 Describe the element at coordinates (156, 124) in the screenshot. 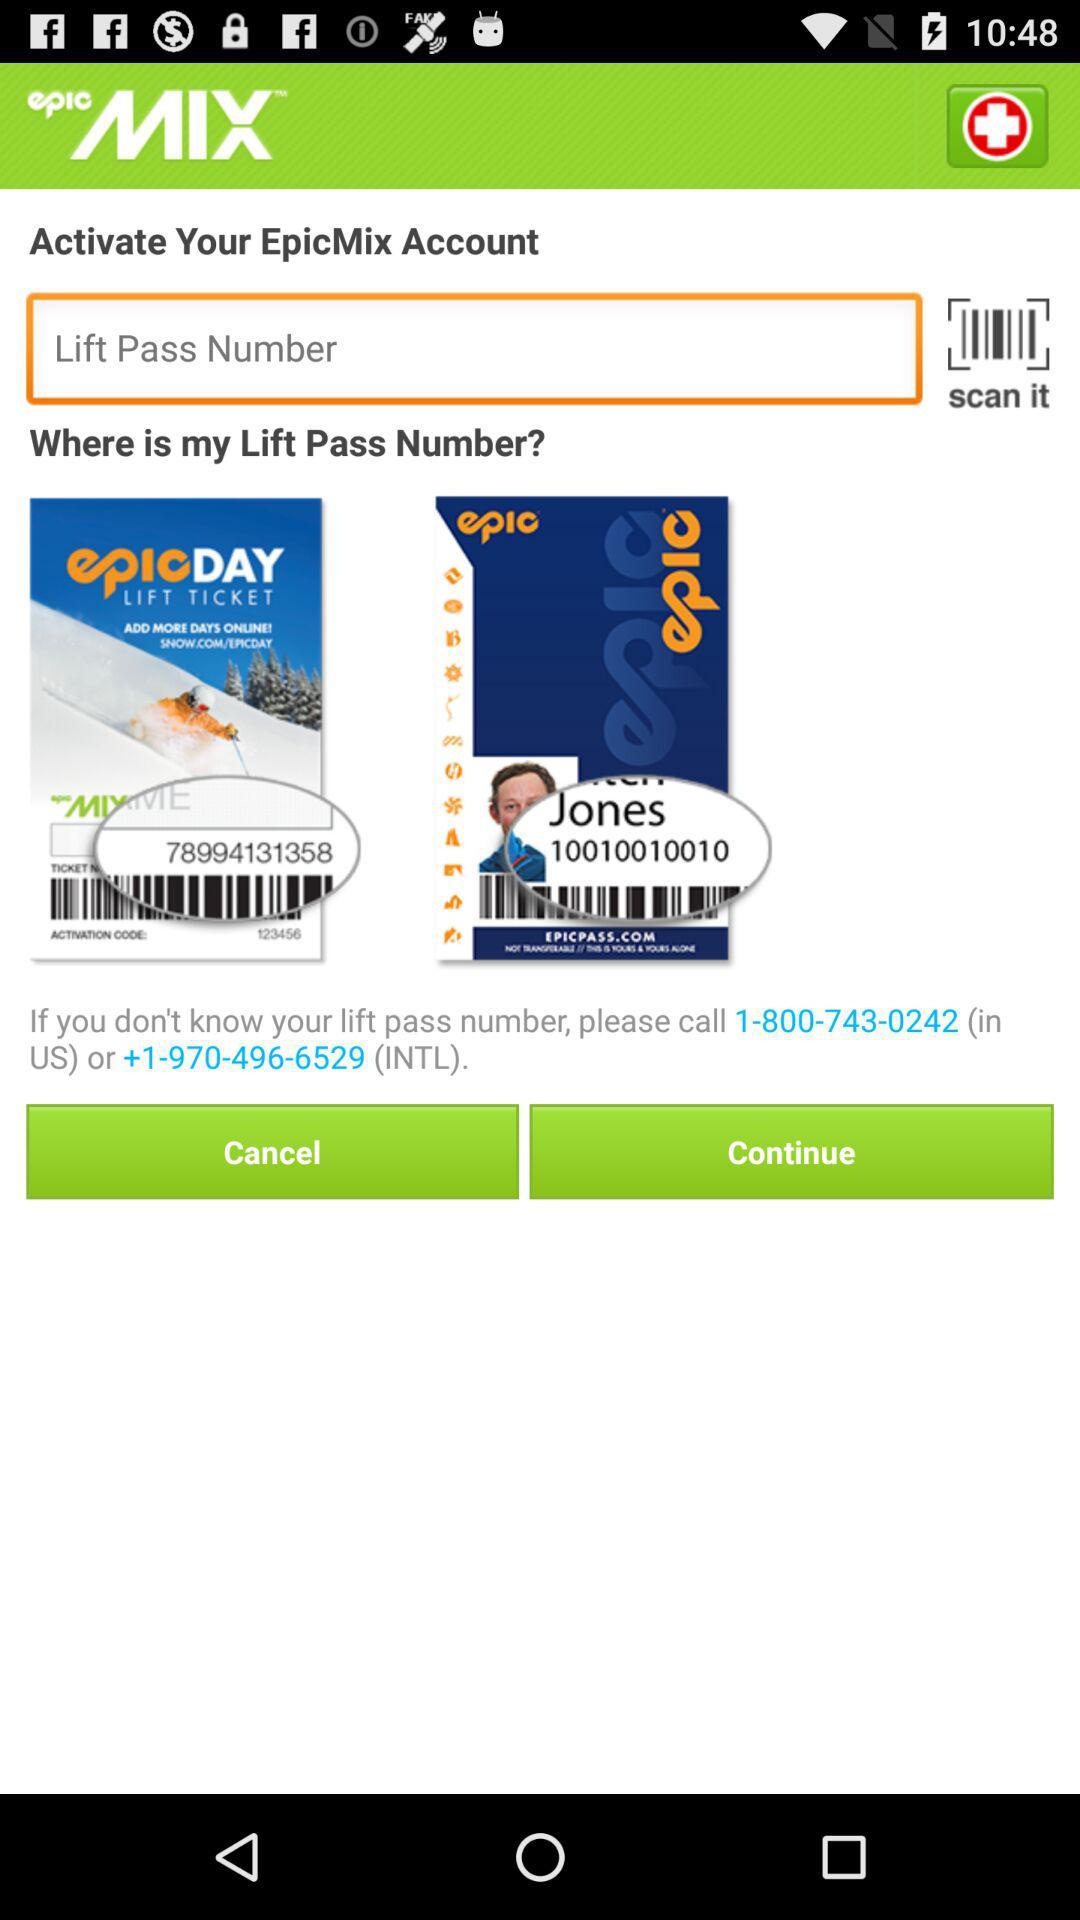

I see `item above the activate your epicmix item` at that location.